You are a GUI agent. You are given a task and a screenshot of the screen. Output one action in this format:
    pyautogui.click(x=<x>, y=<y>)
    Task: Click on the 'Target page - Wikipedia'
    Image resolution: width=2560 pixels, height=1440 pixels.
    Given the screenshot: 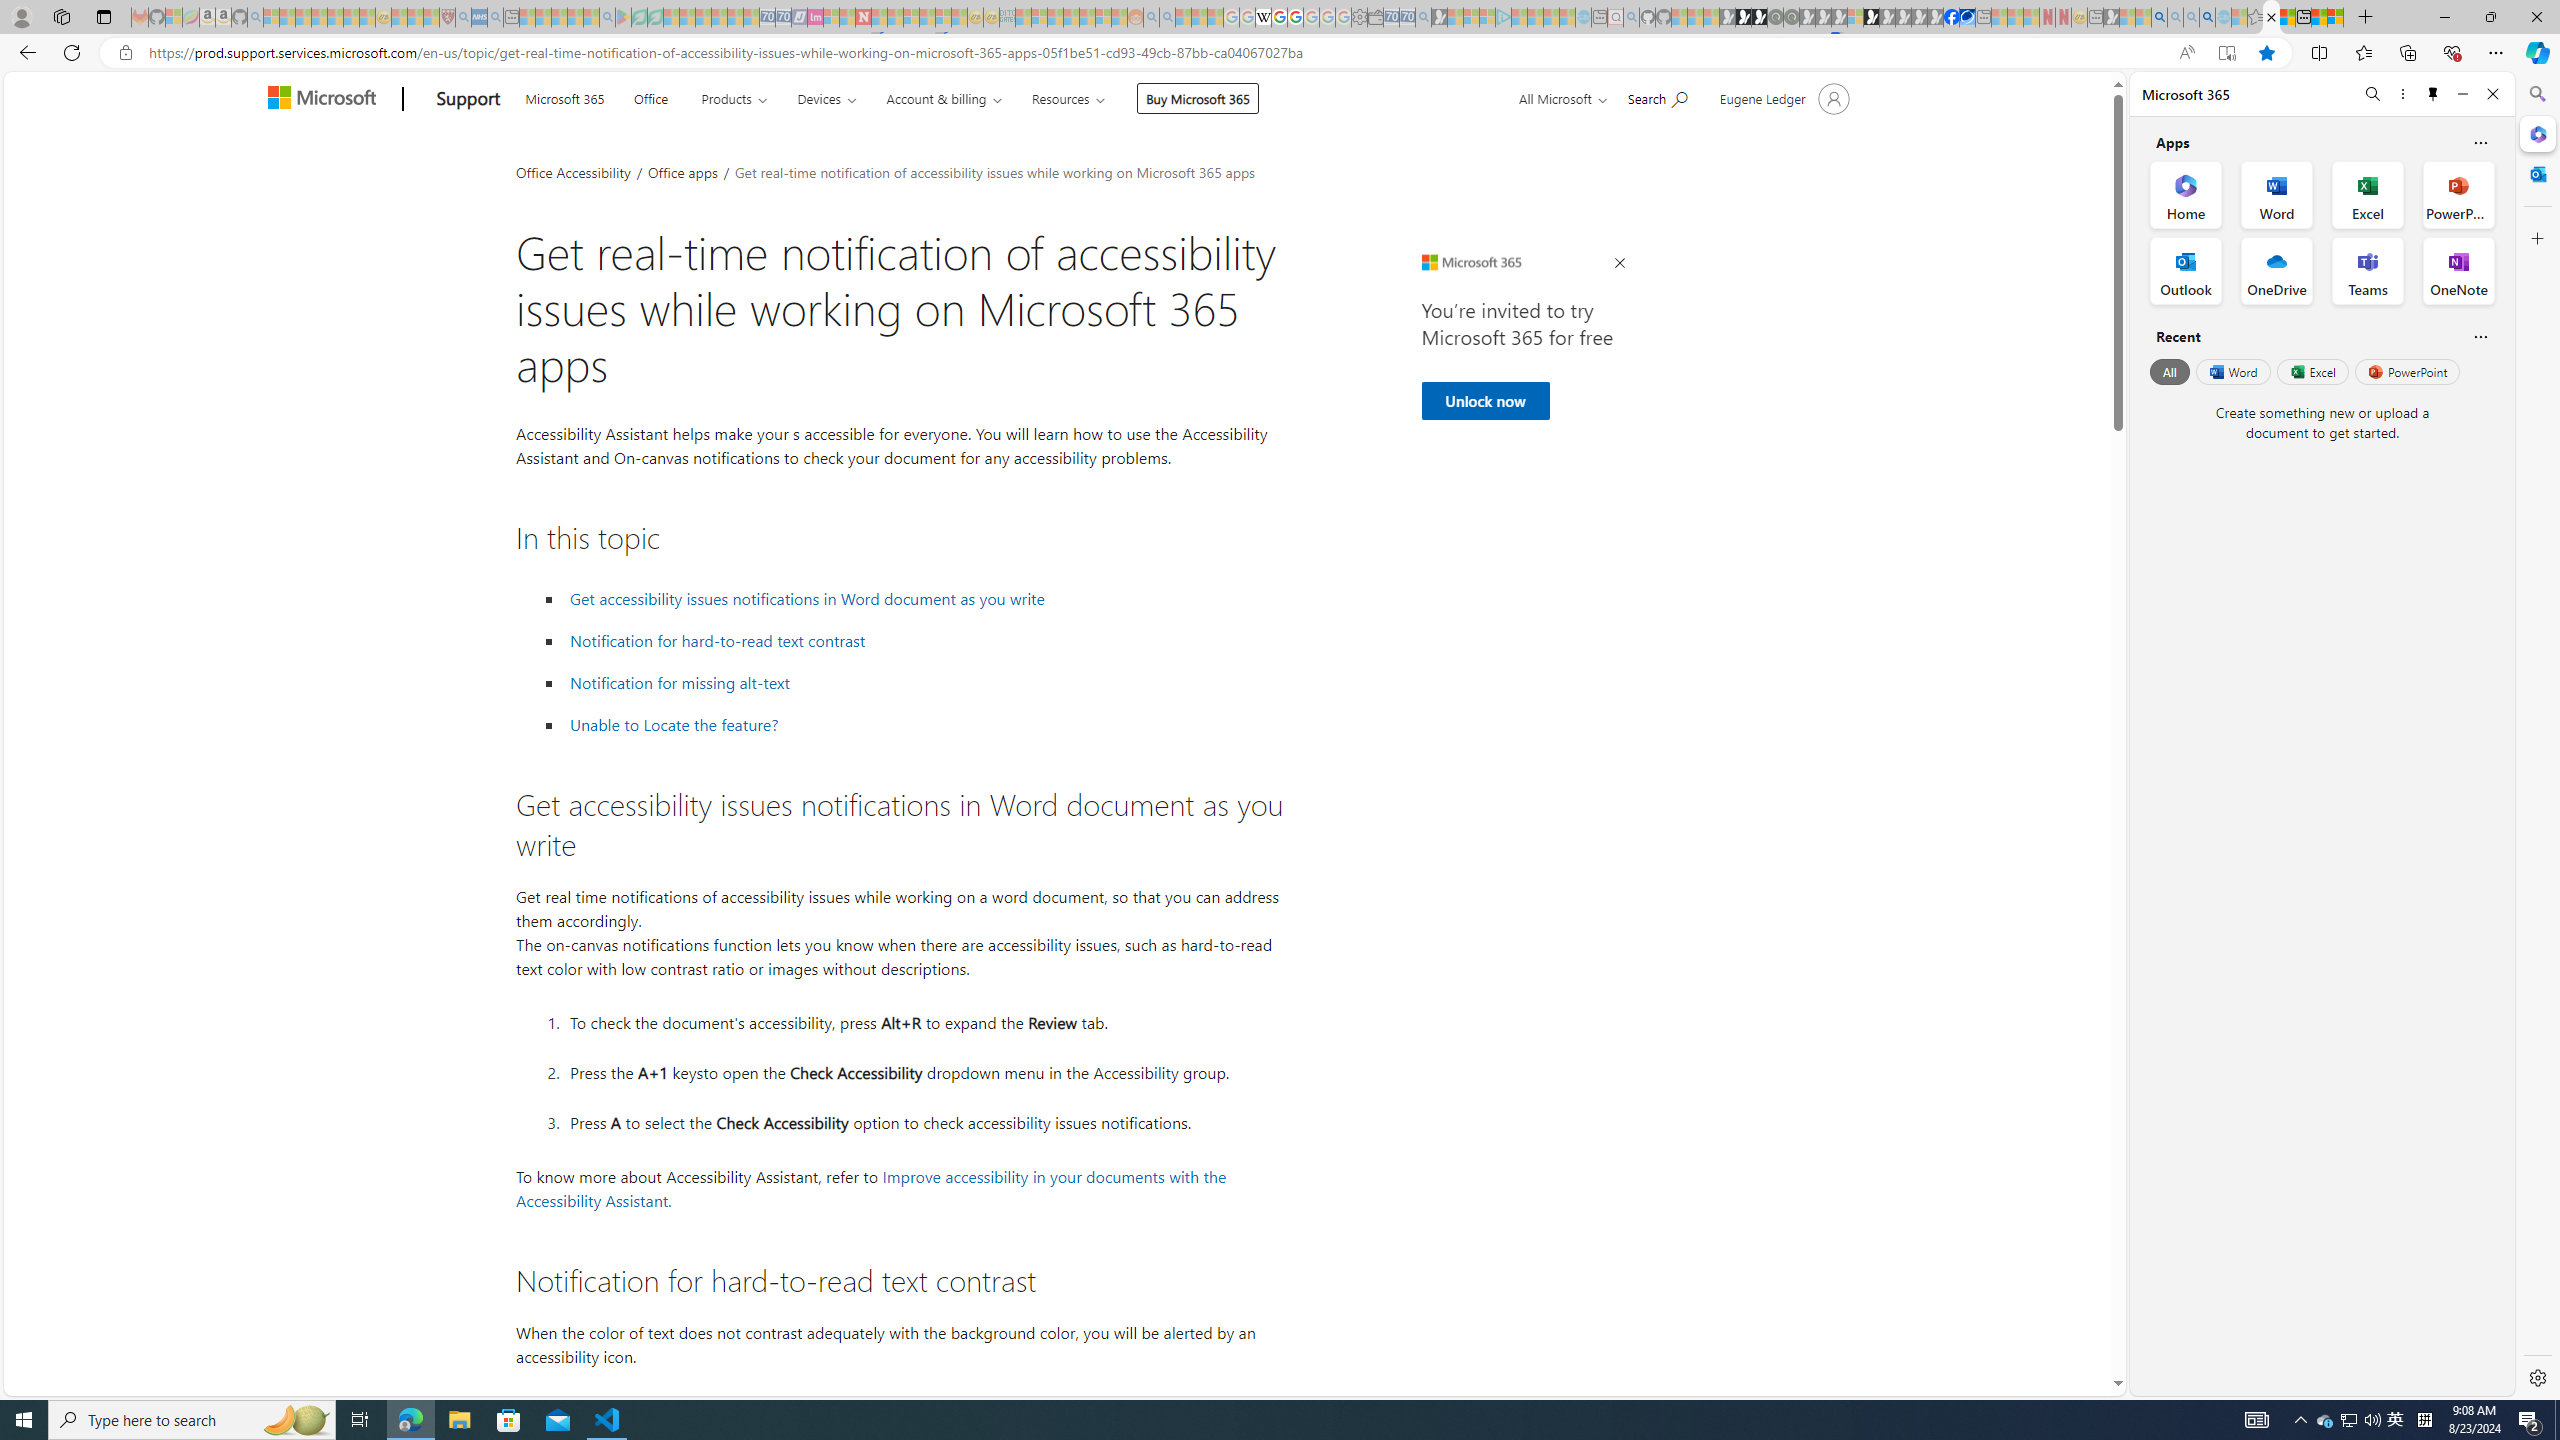 What is the action you would take?
    pyautogui.click(x=1263, y=16)
    